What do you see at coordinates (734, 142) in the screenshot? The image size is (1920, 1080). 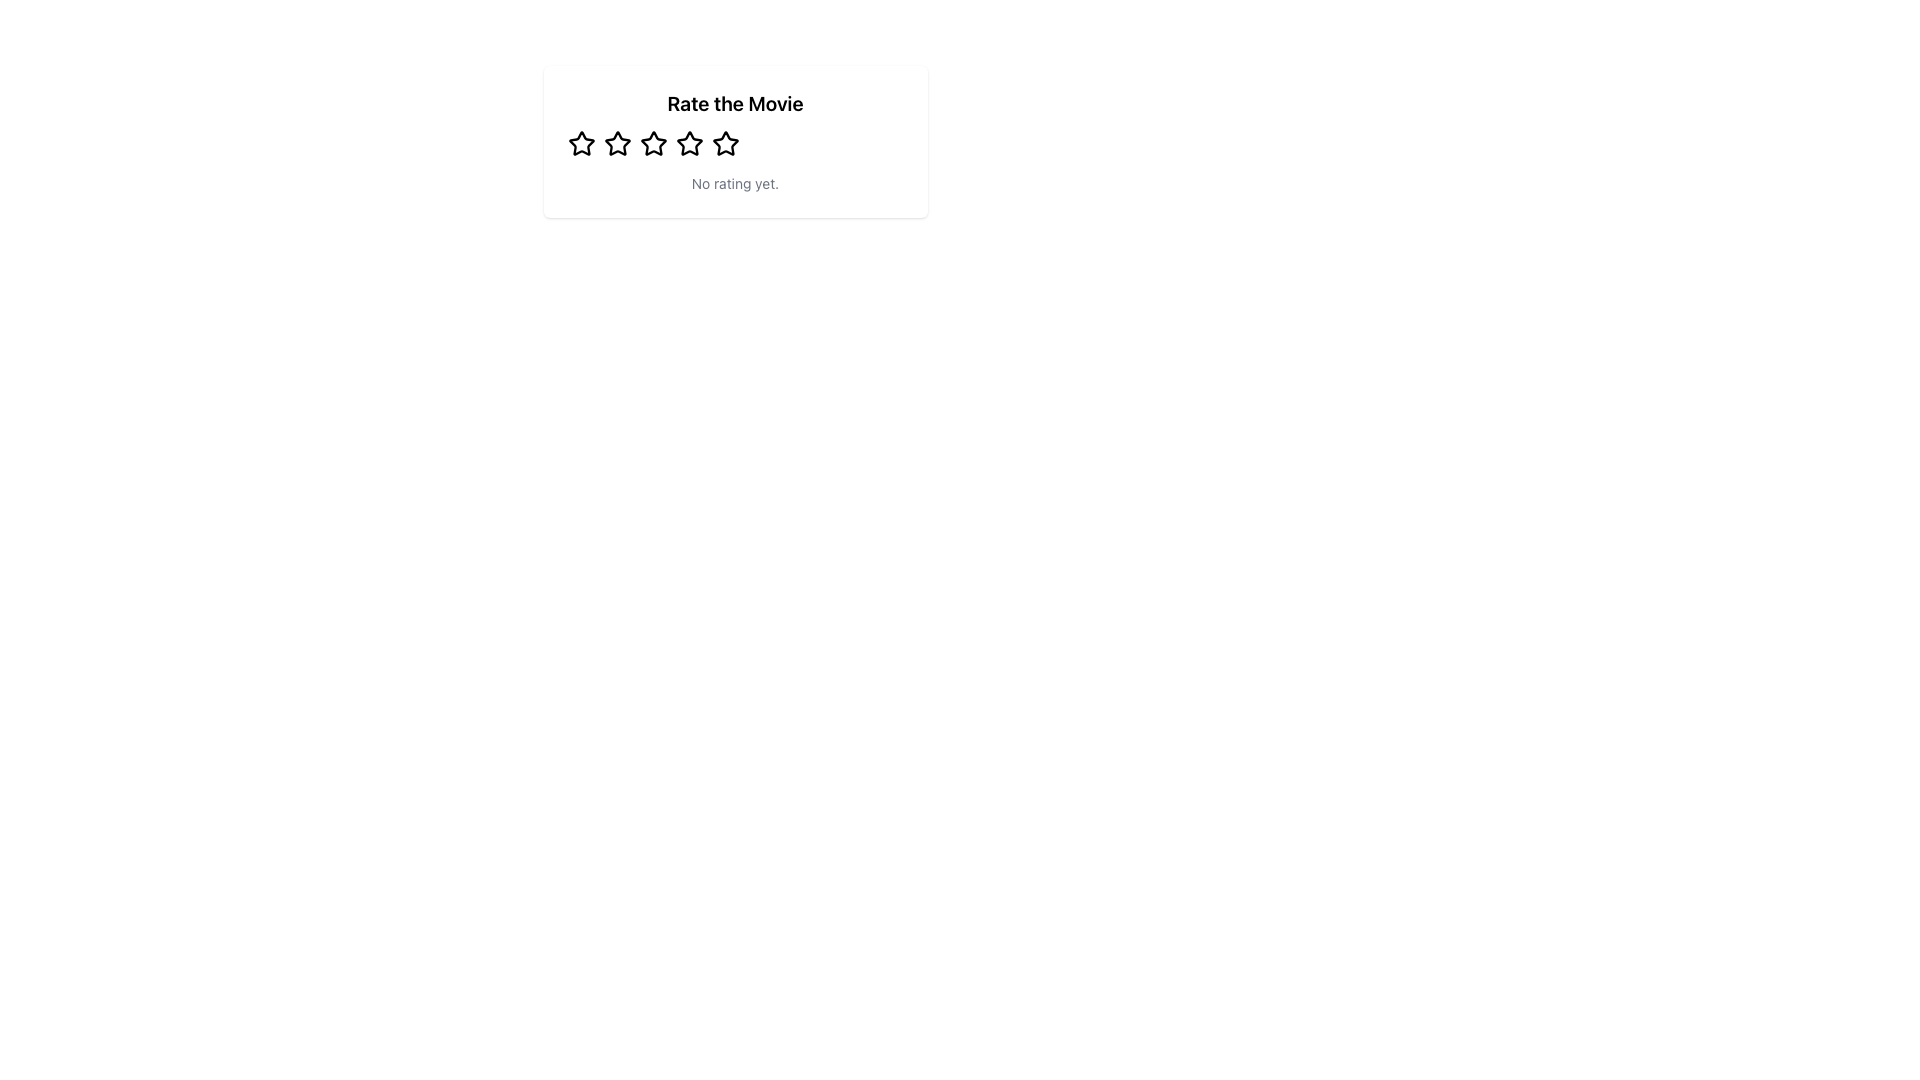 I see `on one of the star icons in the Rating Component located below the 'Rate the Movie' title` at bounding box center [734, 142].